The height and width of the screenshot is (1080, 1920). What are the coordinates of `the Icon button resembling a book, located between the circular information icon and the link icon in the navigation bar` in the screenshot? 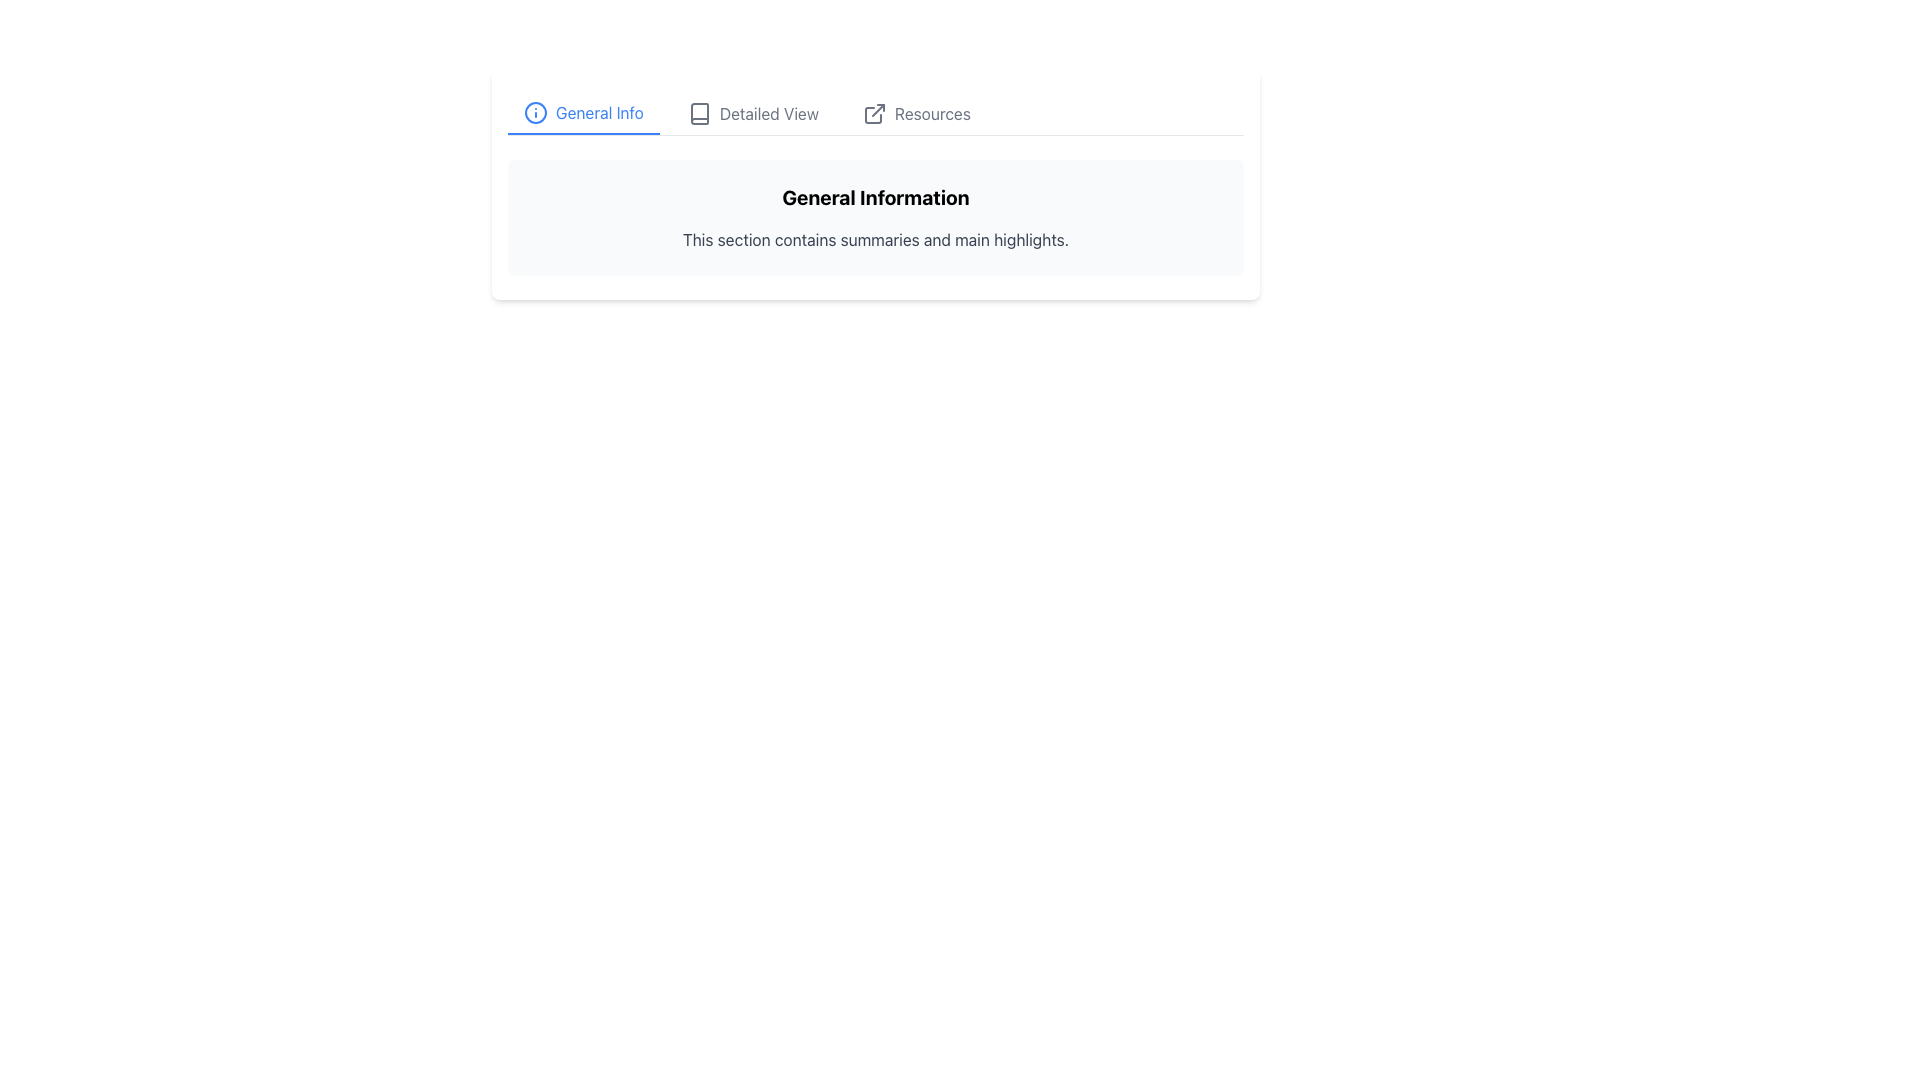 It's located at (699, 114).